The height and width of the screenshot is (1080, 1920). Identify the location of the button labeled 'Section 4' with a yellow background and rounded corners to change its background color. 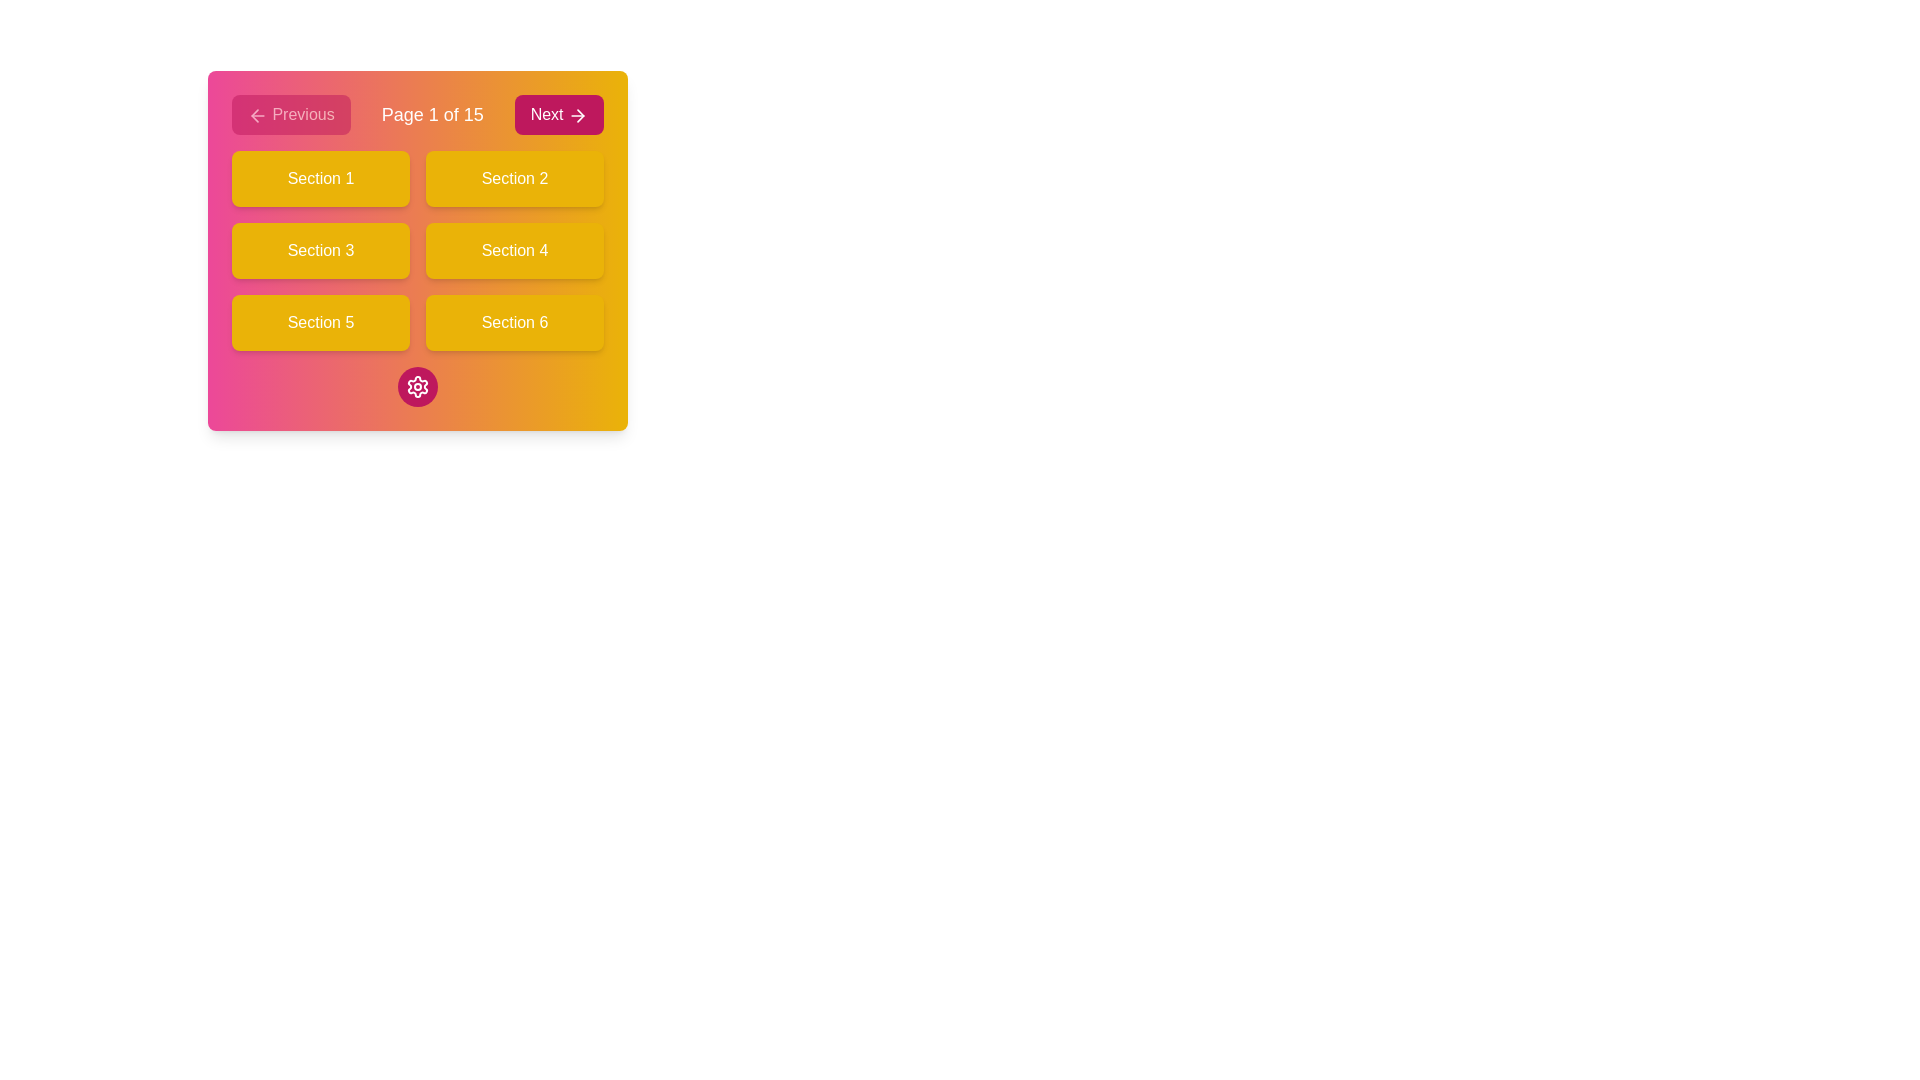
(514, 249).